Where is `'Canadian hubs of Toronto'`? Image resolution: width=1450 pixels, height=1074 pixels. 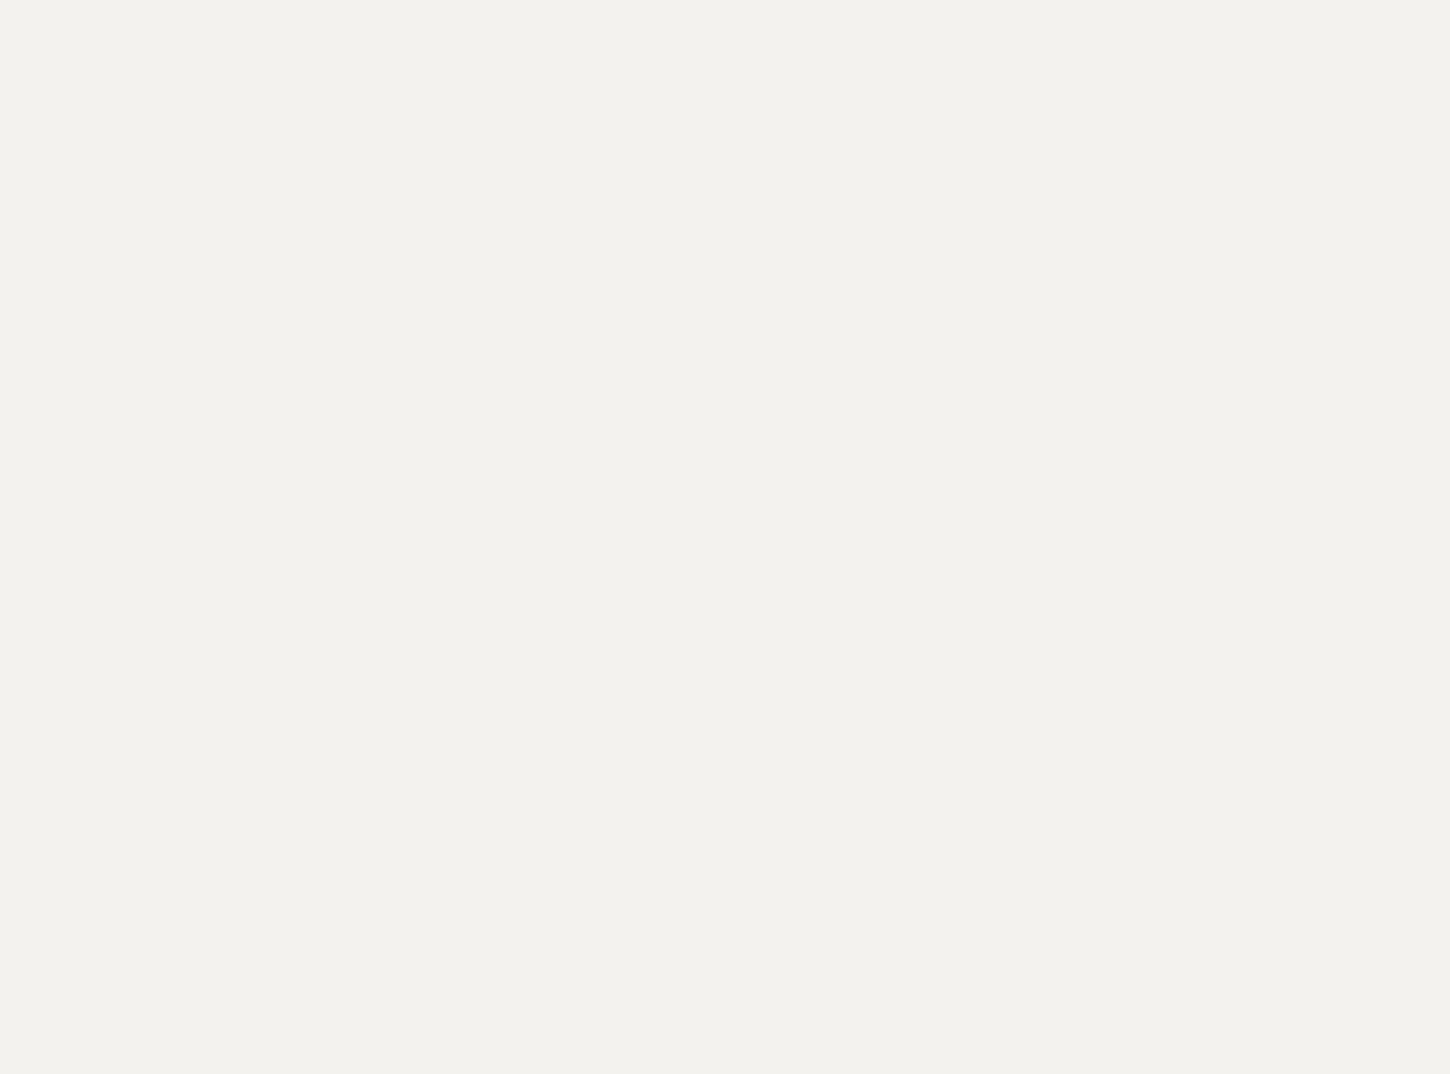
'Canadian hubs of Toronto' is located at coordinates (637, 448).